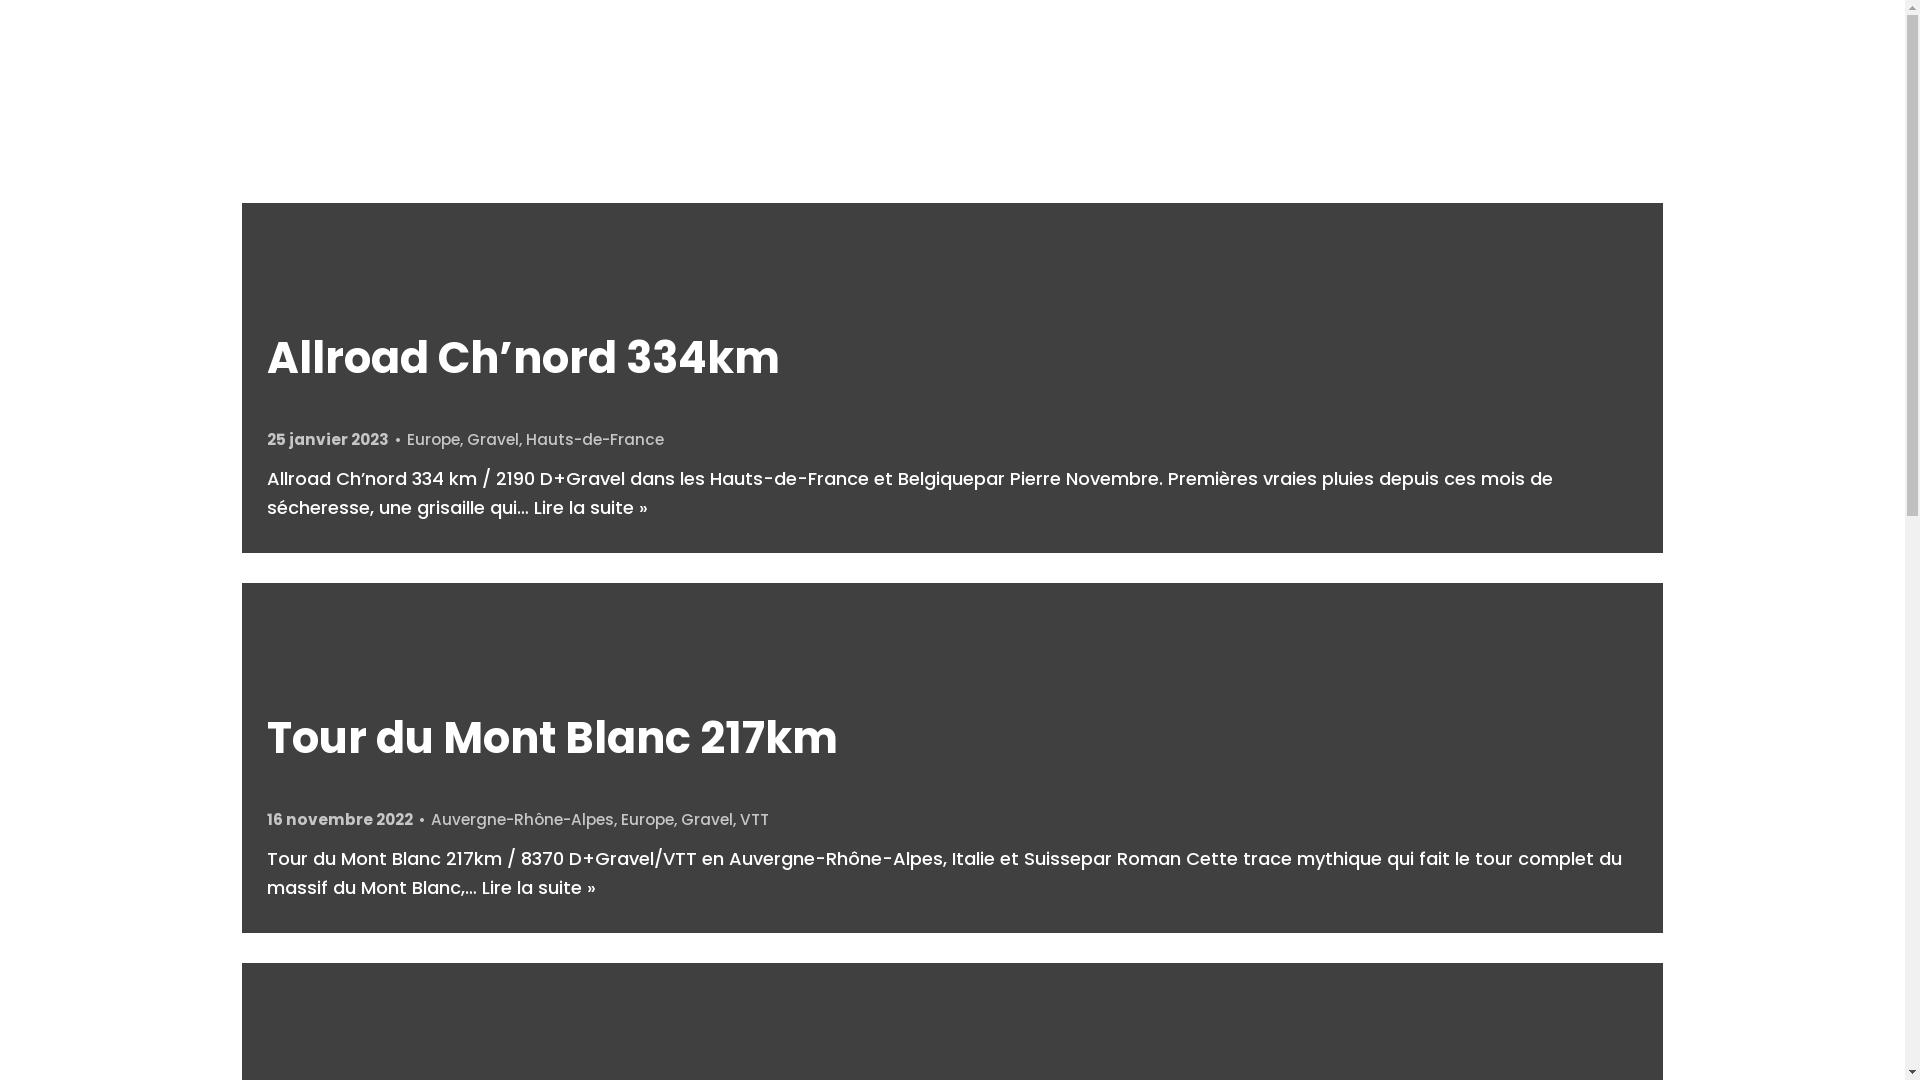 Image resolution: width=1920 pixels, height=1080 pixels. What do you see at coordinates (432, 438) in the screenshot?
I see `'Europe'` at bounding box center [432, 438].